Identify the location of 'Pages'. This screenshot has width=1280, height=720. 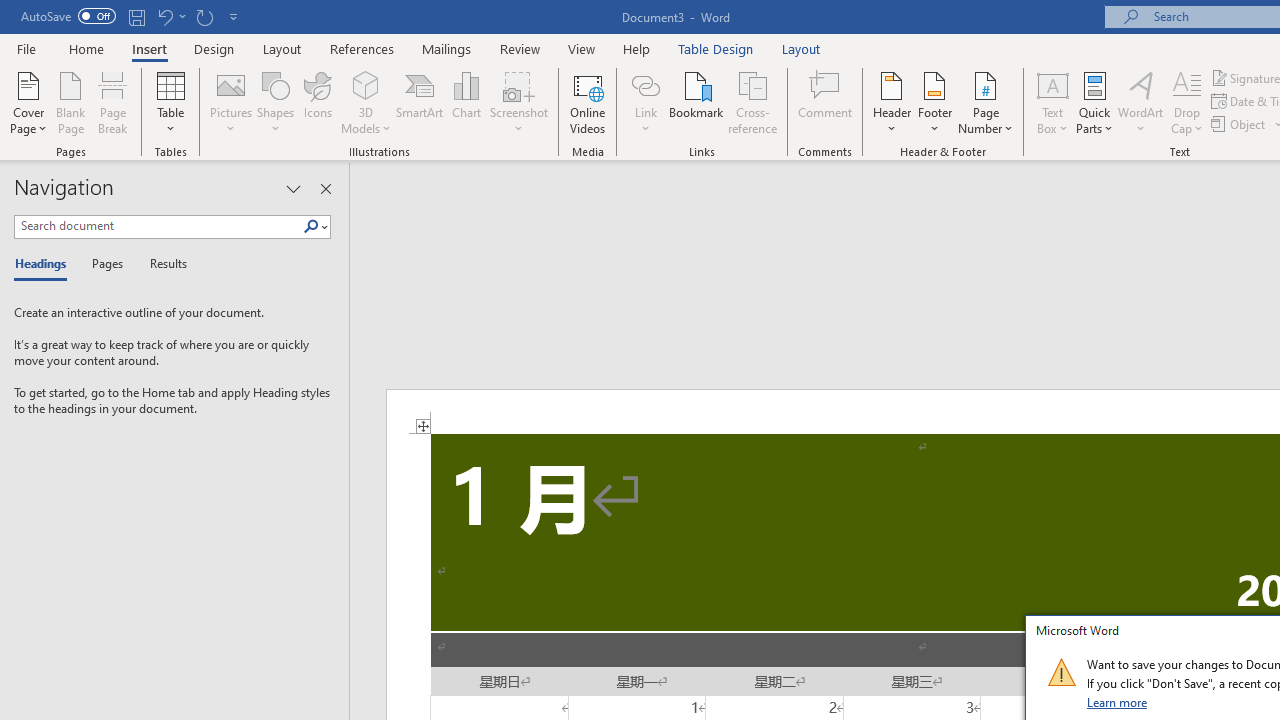
(104, 264).